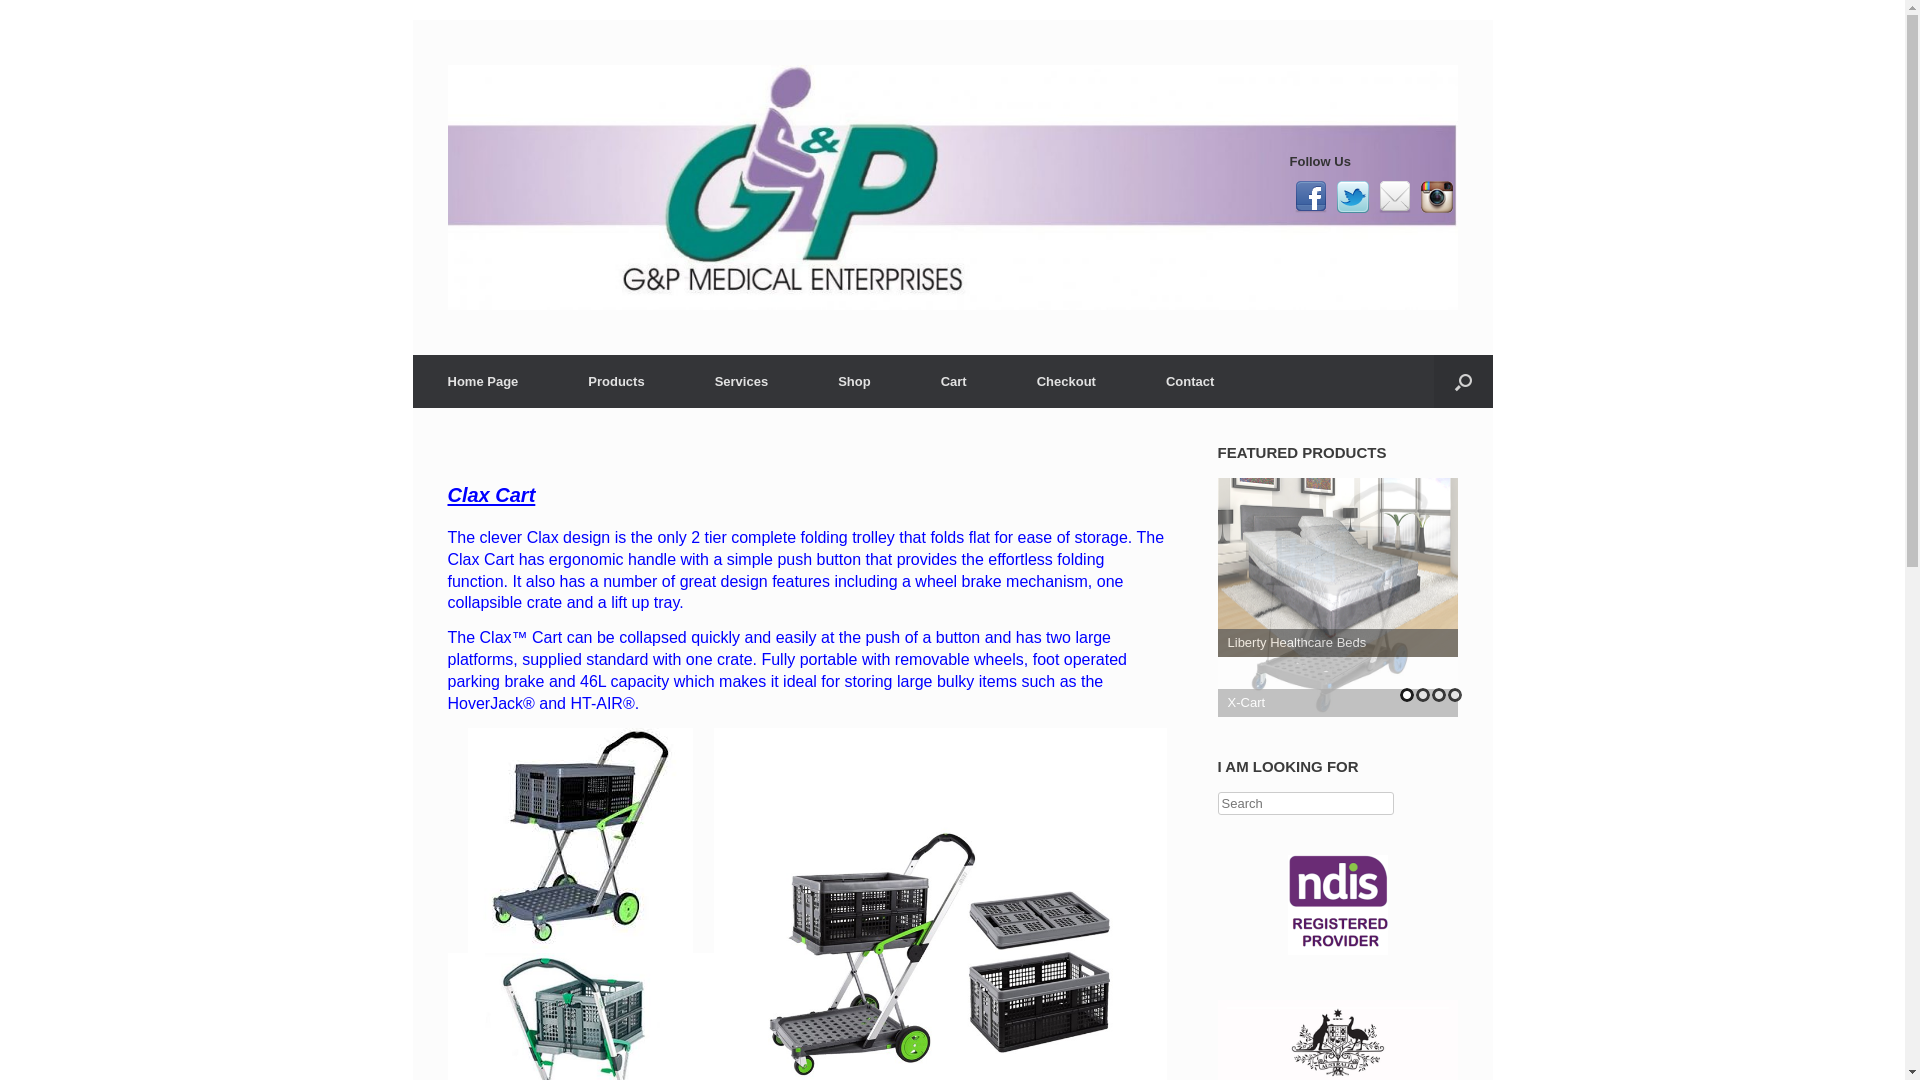 The image size is (1920, 1080). What do you see at coordinates (1190, 381) in the screenshot?
I see `'Contact'` at bounding box center [1190, 381].